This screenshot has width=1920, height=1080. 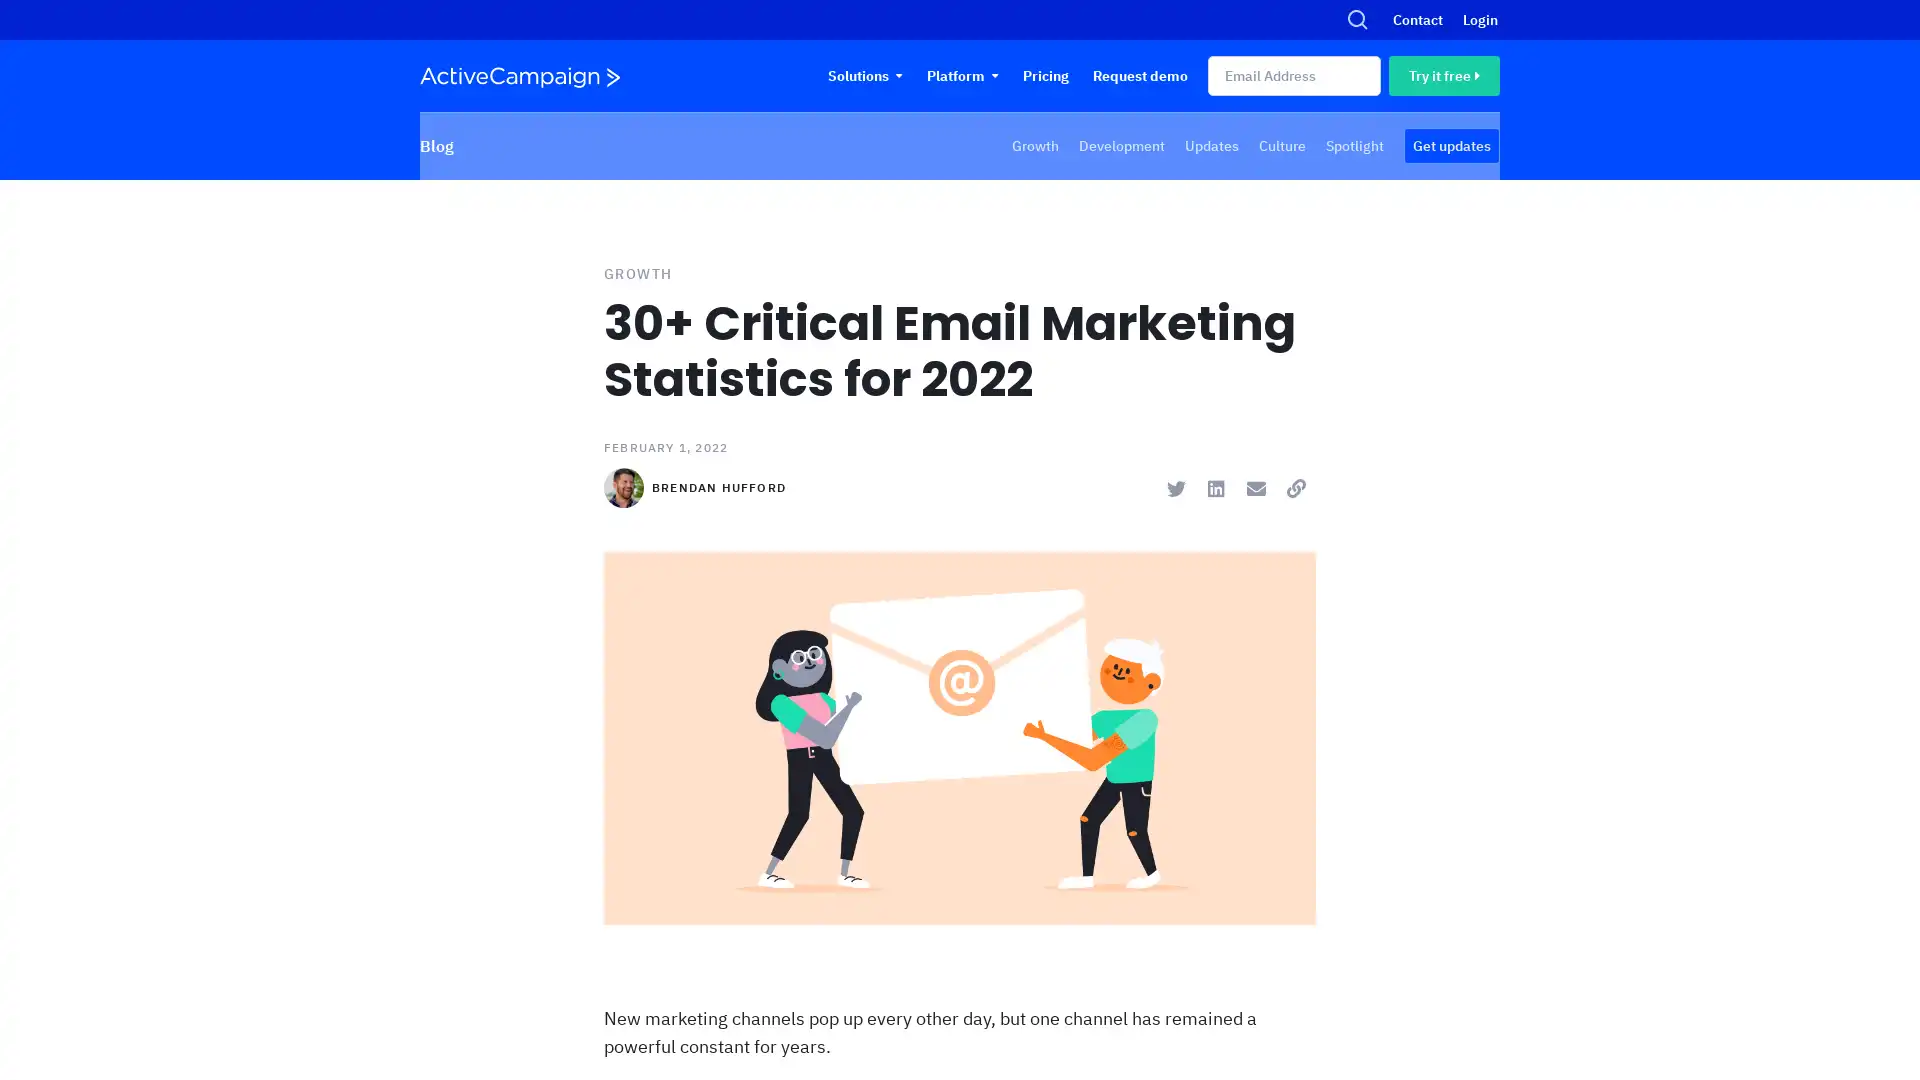 What do you see at coordinates (1443, 75) in the screenshot?
I see `Try it free` at bounding box center [1443, 75].